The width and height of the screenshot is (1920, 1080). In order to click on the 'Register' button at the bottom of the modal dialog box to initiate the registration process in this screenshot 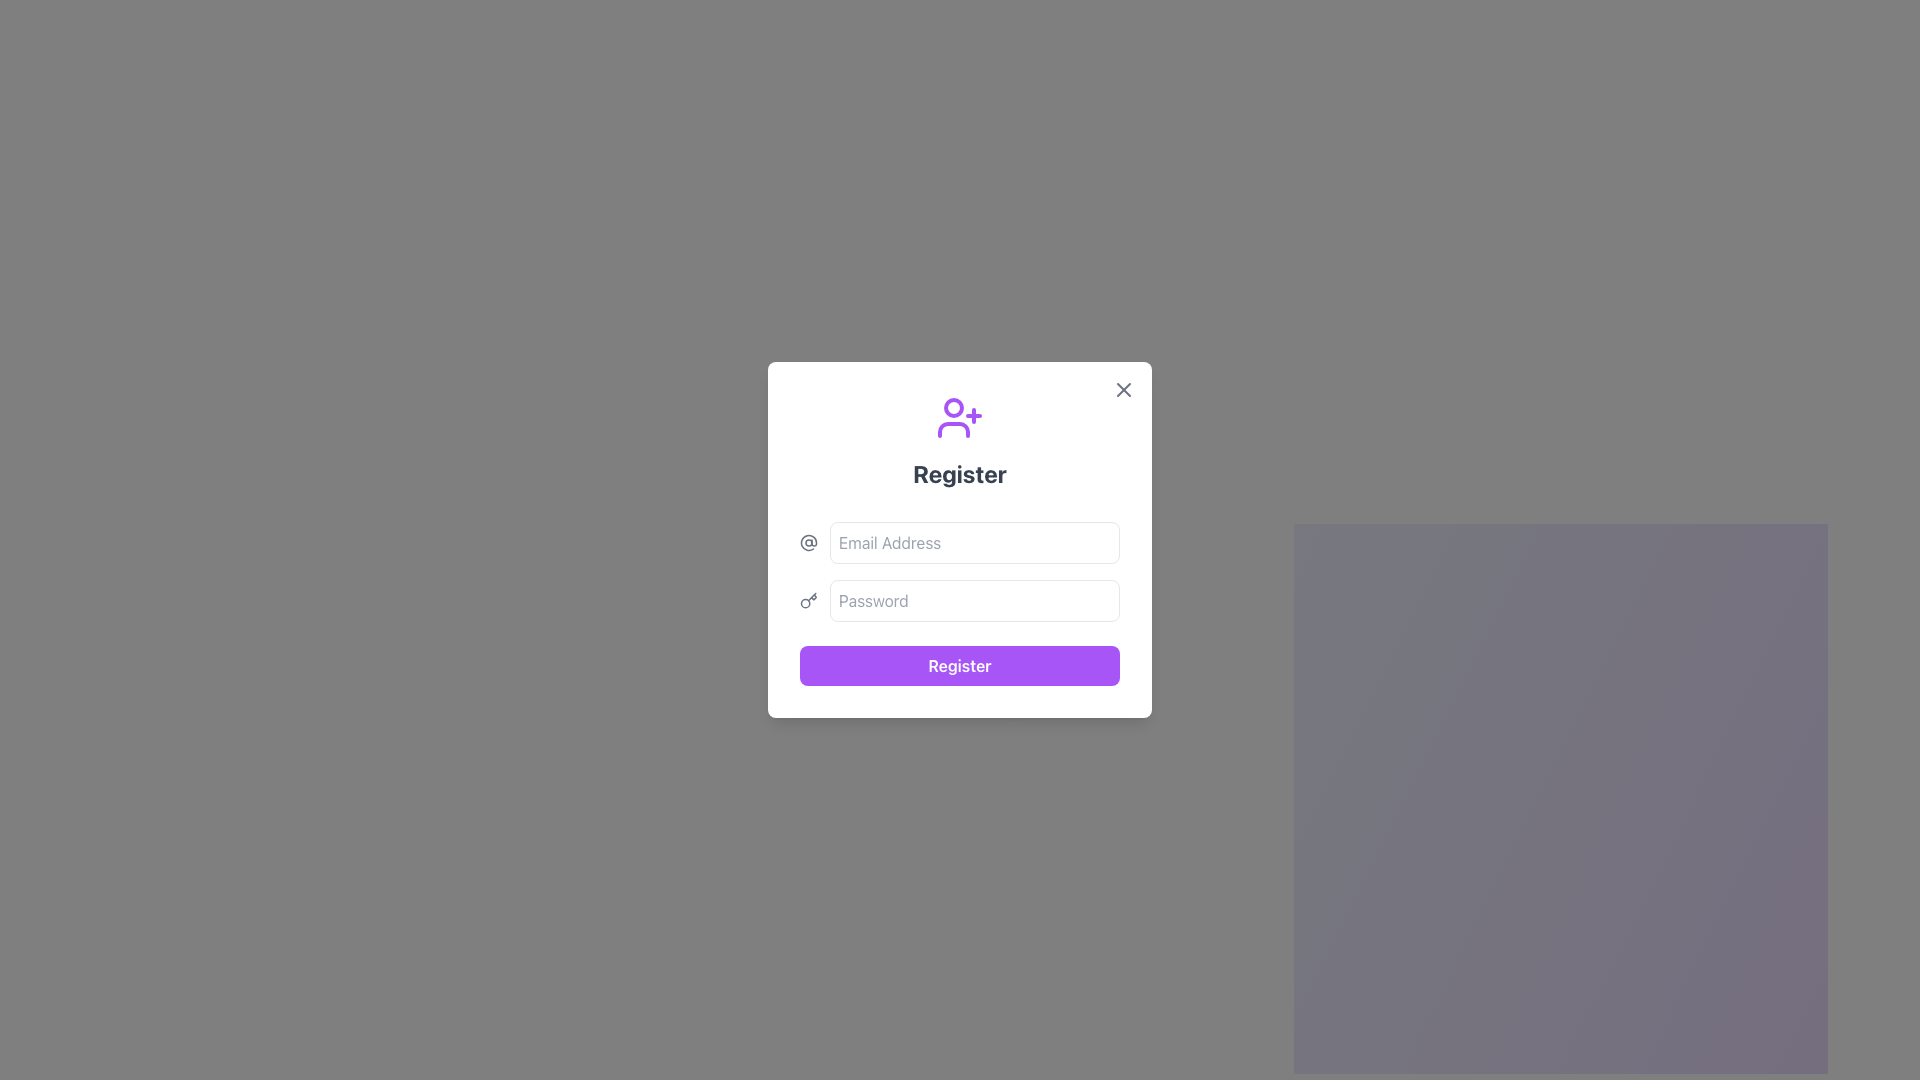, I will do `click(960, 666)`.